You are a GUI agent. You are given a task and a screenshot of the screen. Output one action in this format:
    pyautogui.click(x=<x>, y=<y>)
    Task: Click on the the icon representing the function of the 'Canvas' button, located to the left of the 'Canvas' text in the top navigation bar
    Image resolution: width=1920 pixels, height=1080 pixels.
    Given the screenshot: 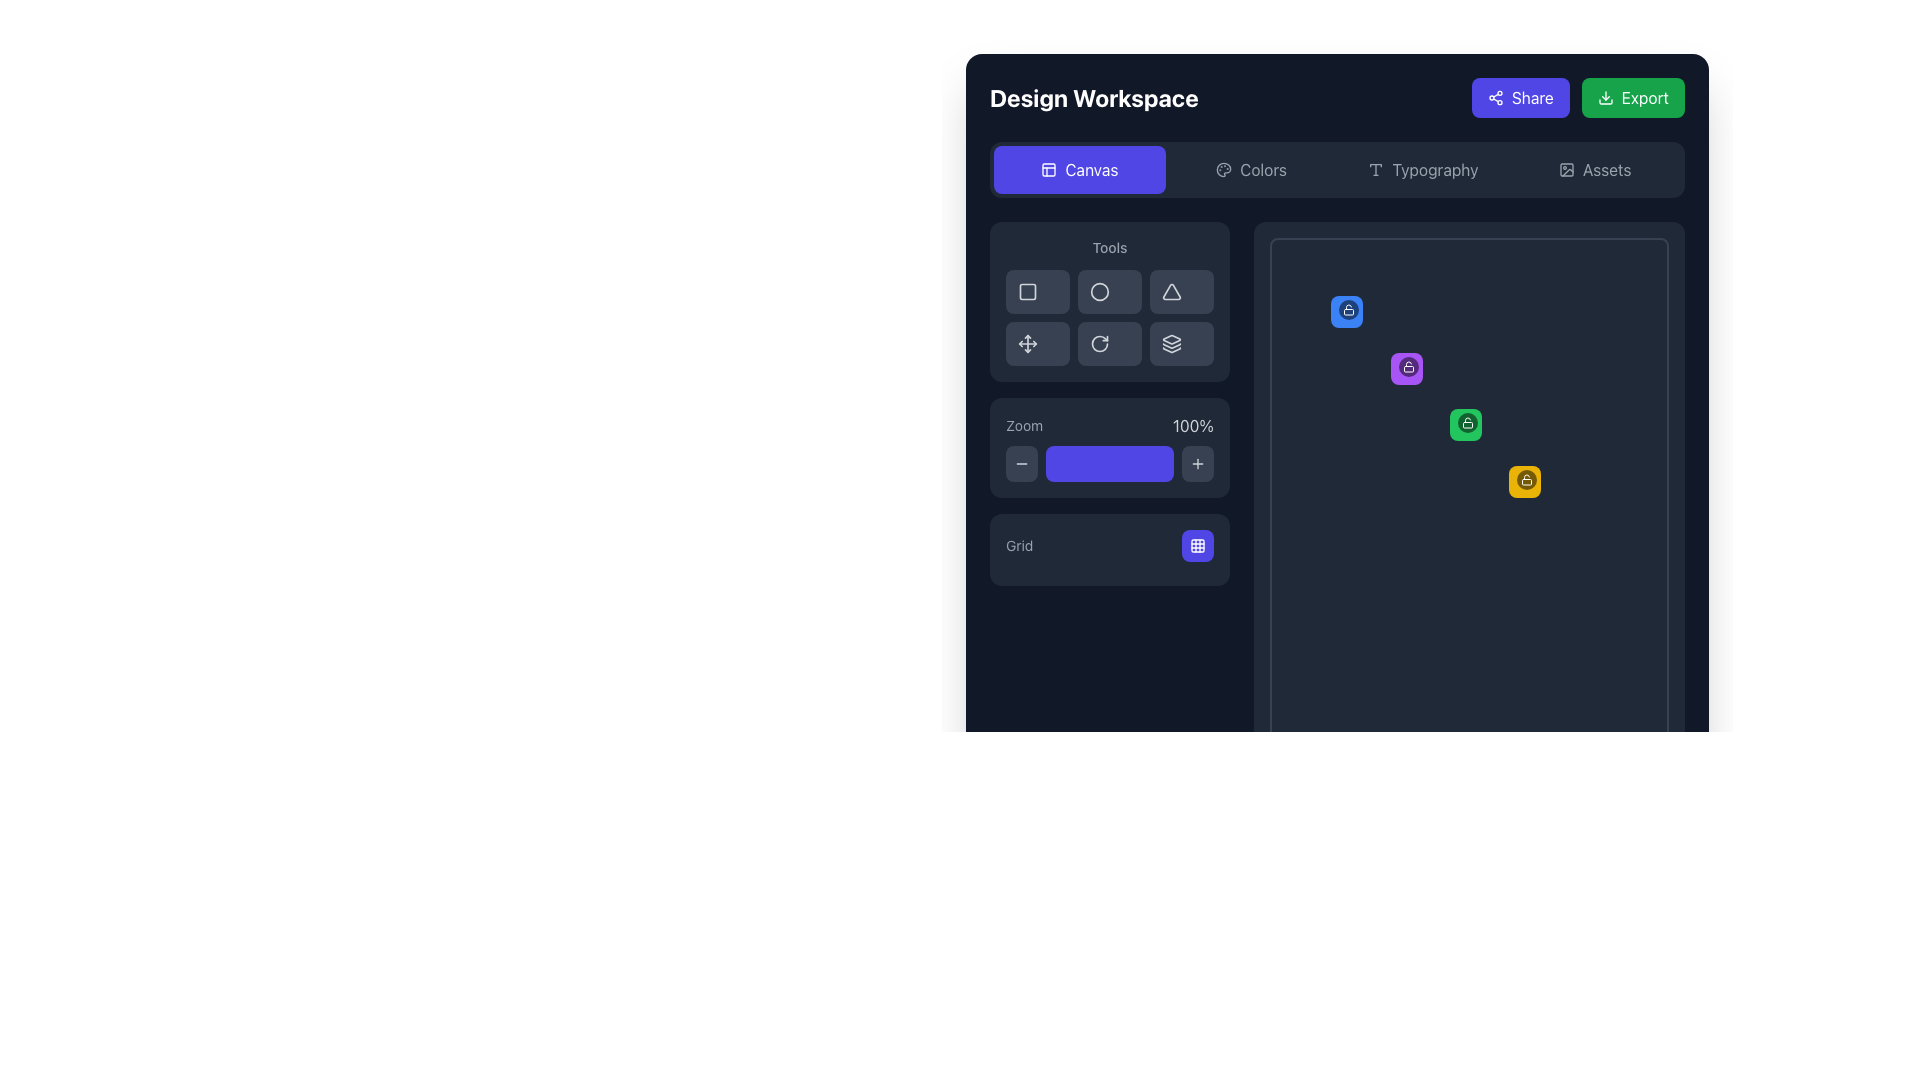 What is the action you would take?
    pyautogui.click(x=1048, y=168)
    